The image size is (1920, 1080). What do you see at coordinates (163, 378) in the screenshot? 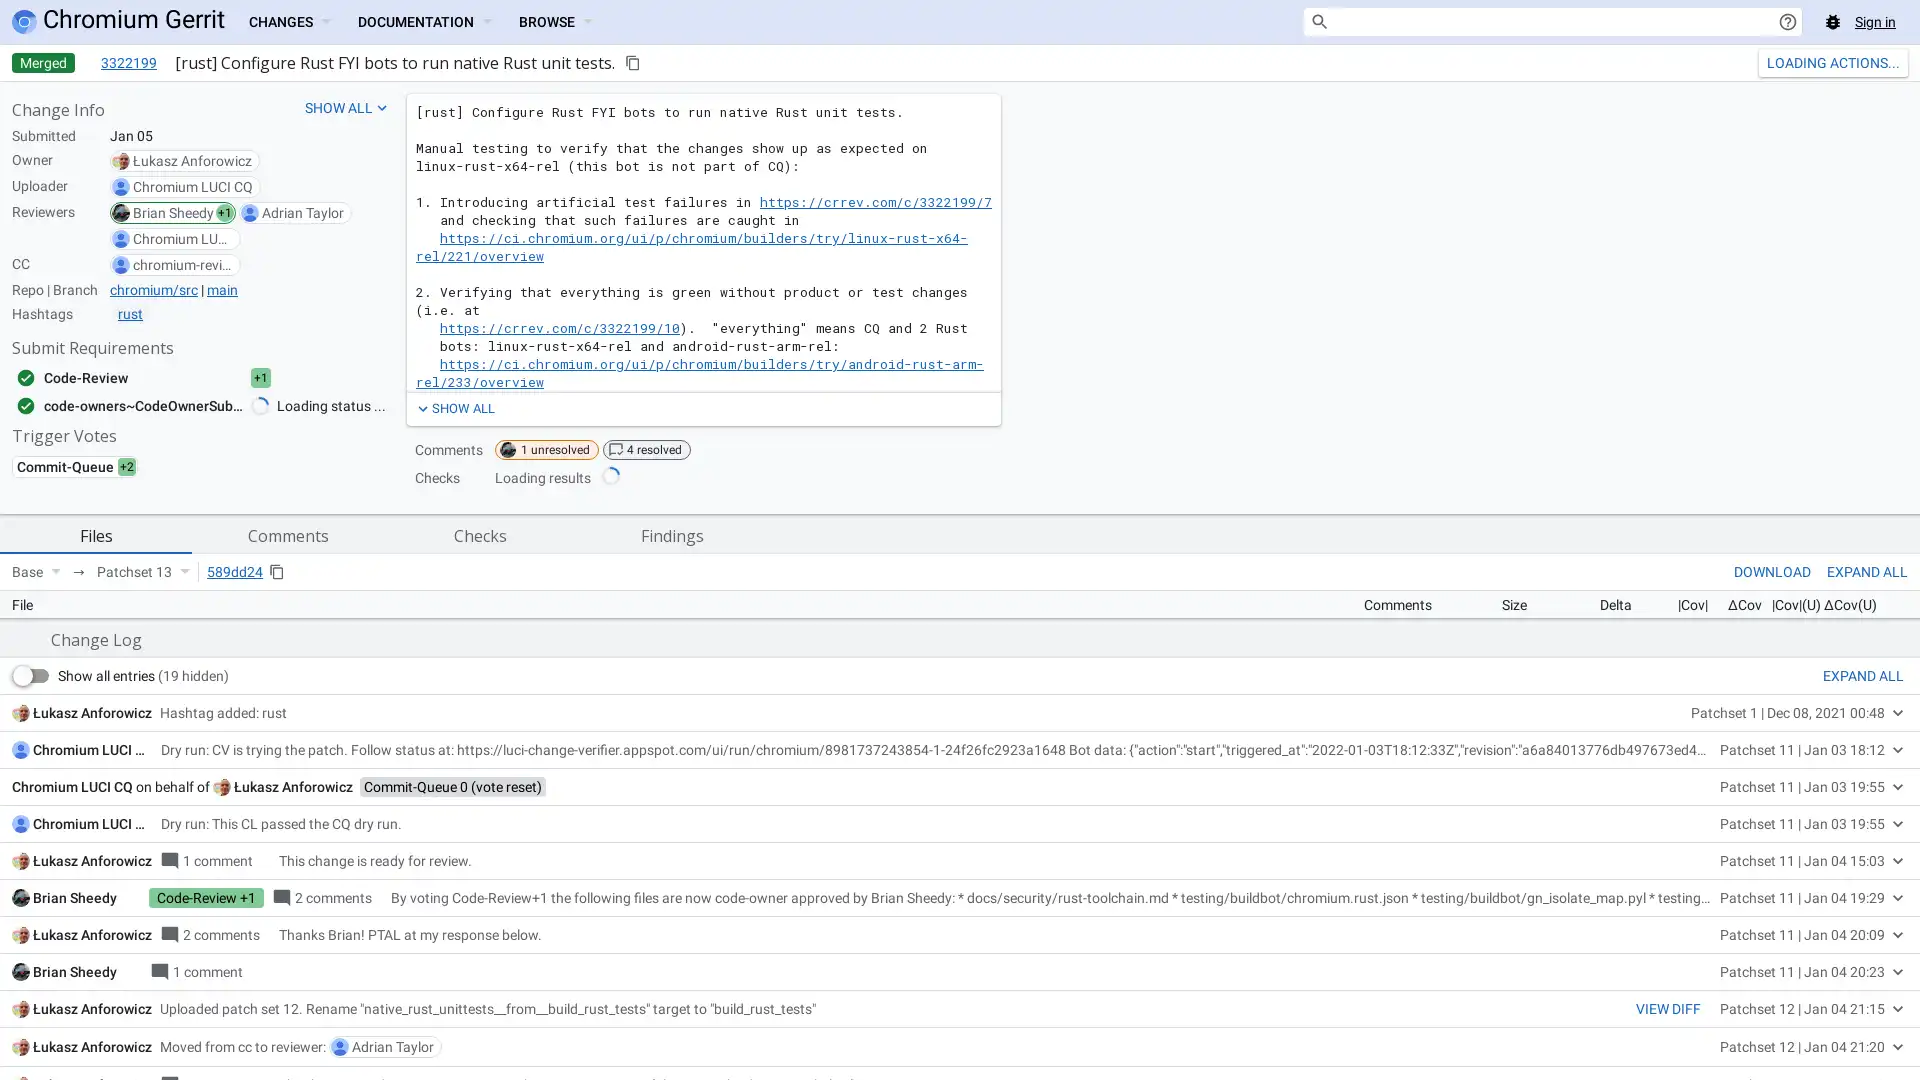
I see `satisfied Code-Review +1` at bounding box center [163, 378].